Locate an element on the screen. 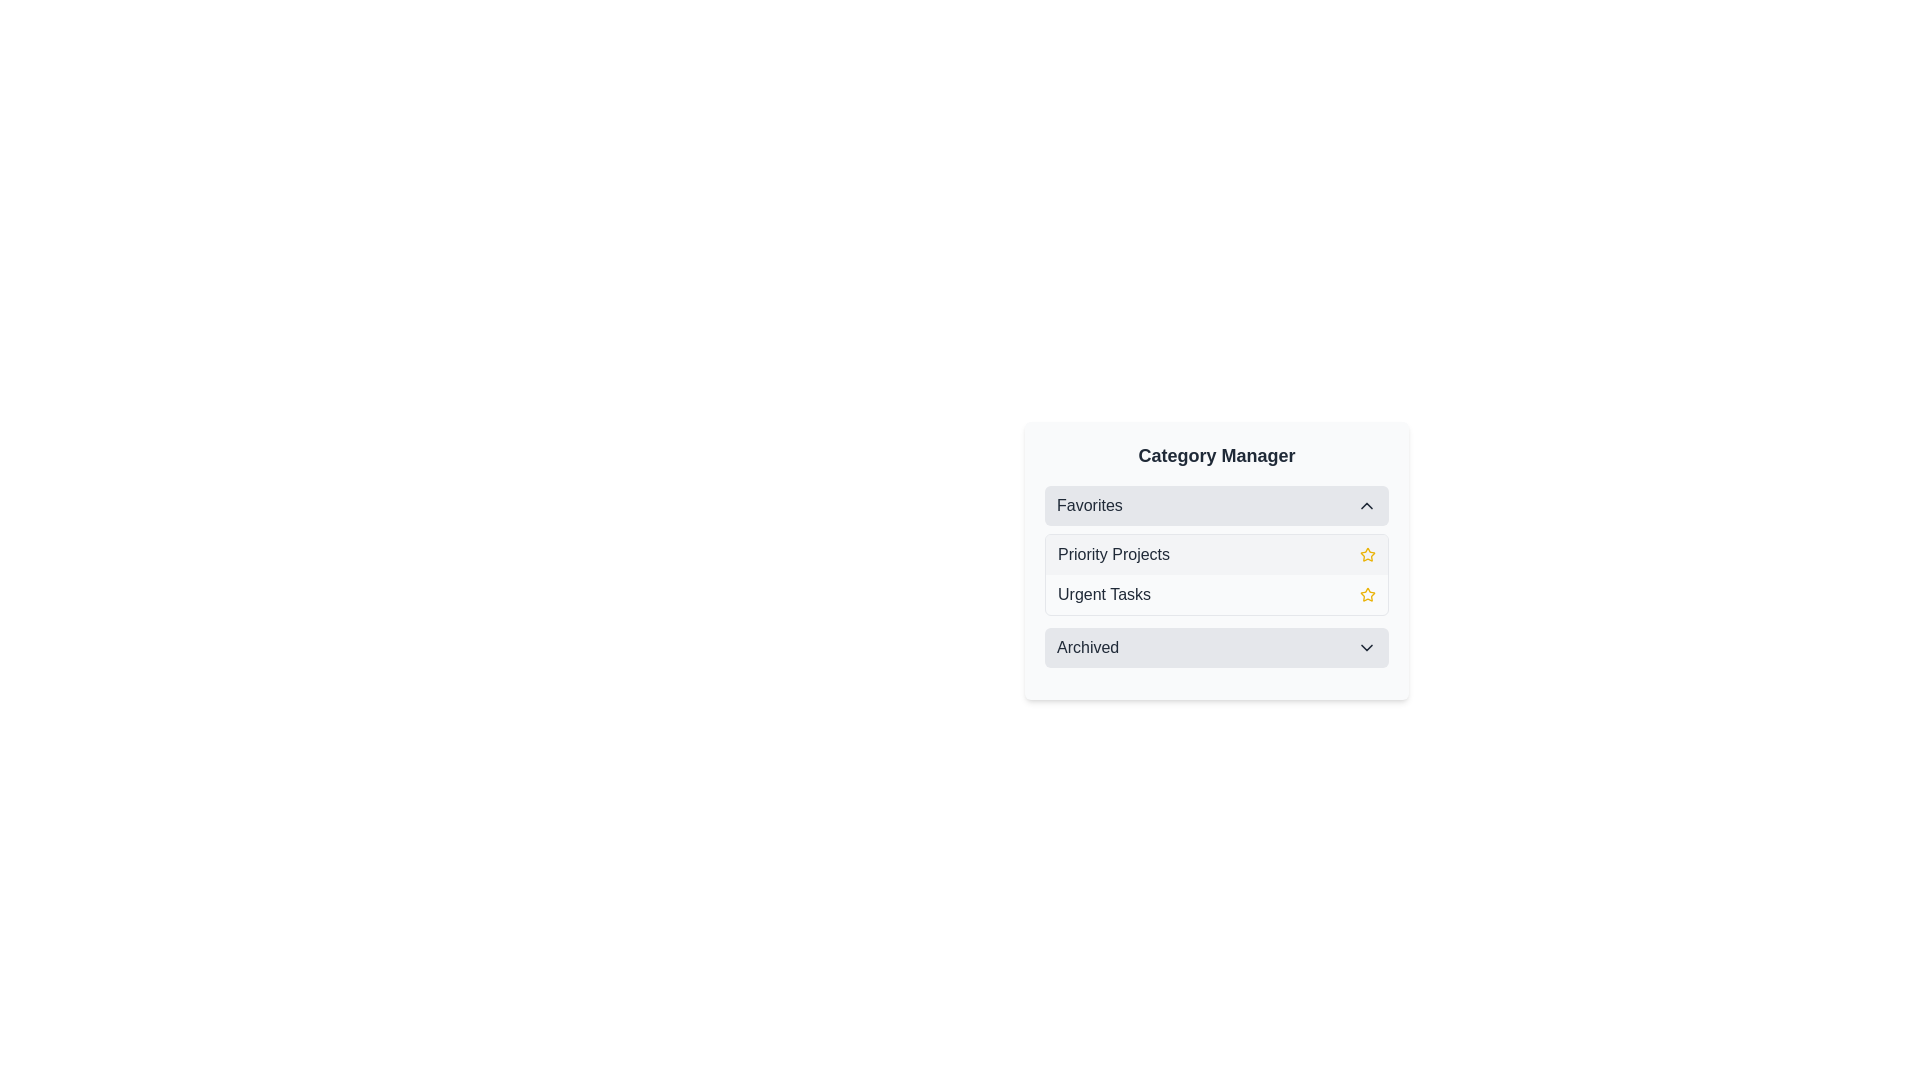  the small upward-pointing chevron icon located to the right of the 'Favorites' text in the 'Category Manager' list component to interact with the list segment is located at coordinates (1366, 504).